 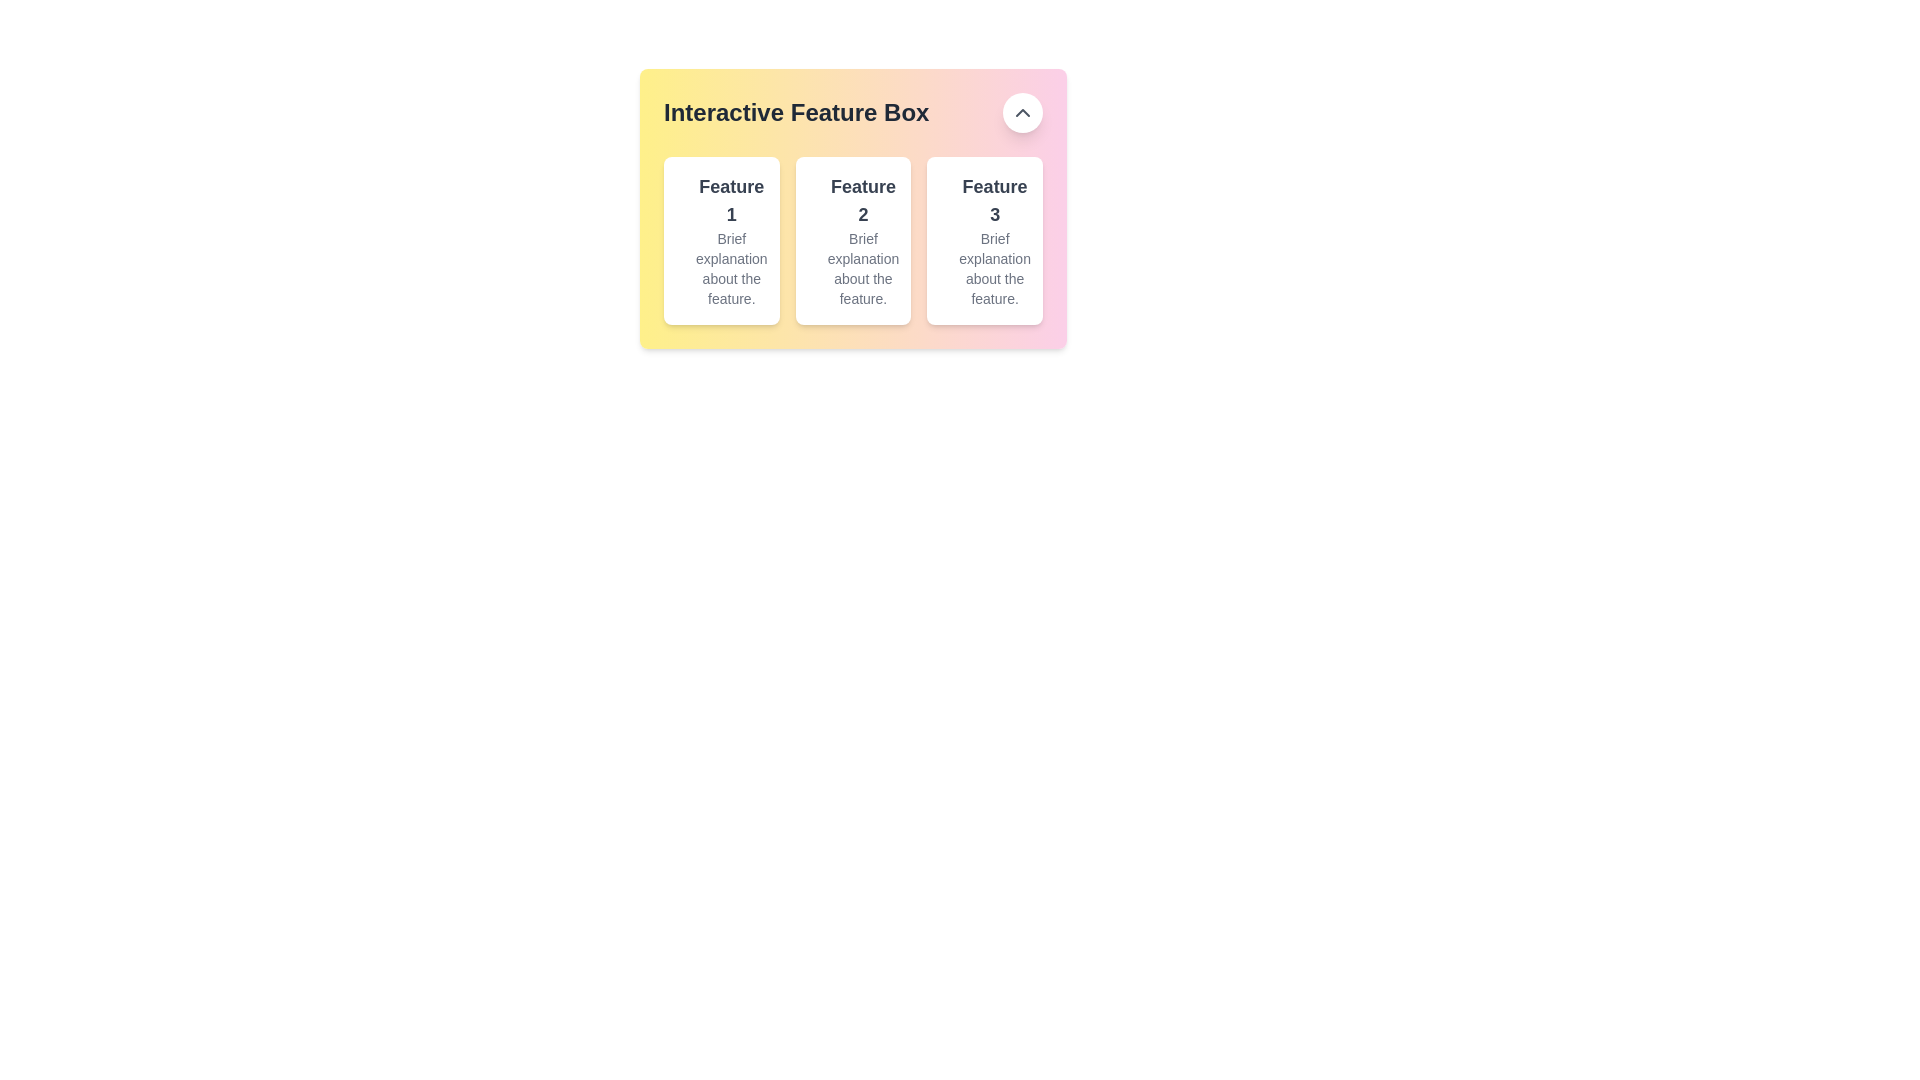 I want to click on the text description for Feature 2 to trigger potential tooltips, so click(x=863, y=239).